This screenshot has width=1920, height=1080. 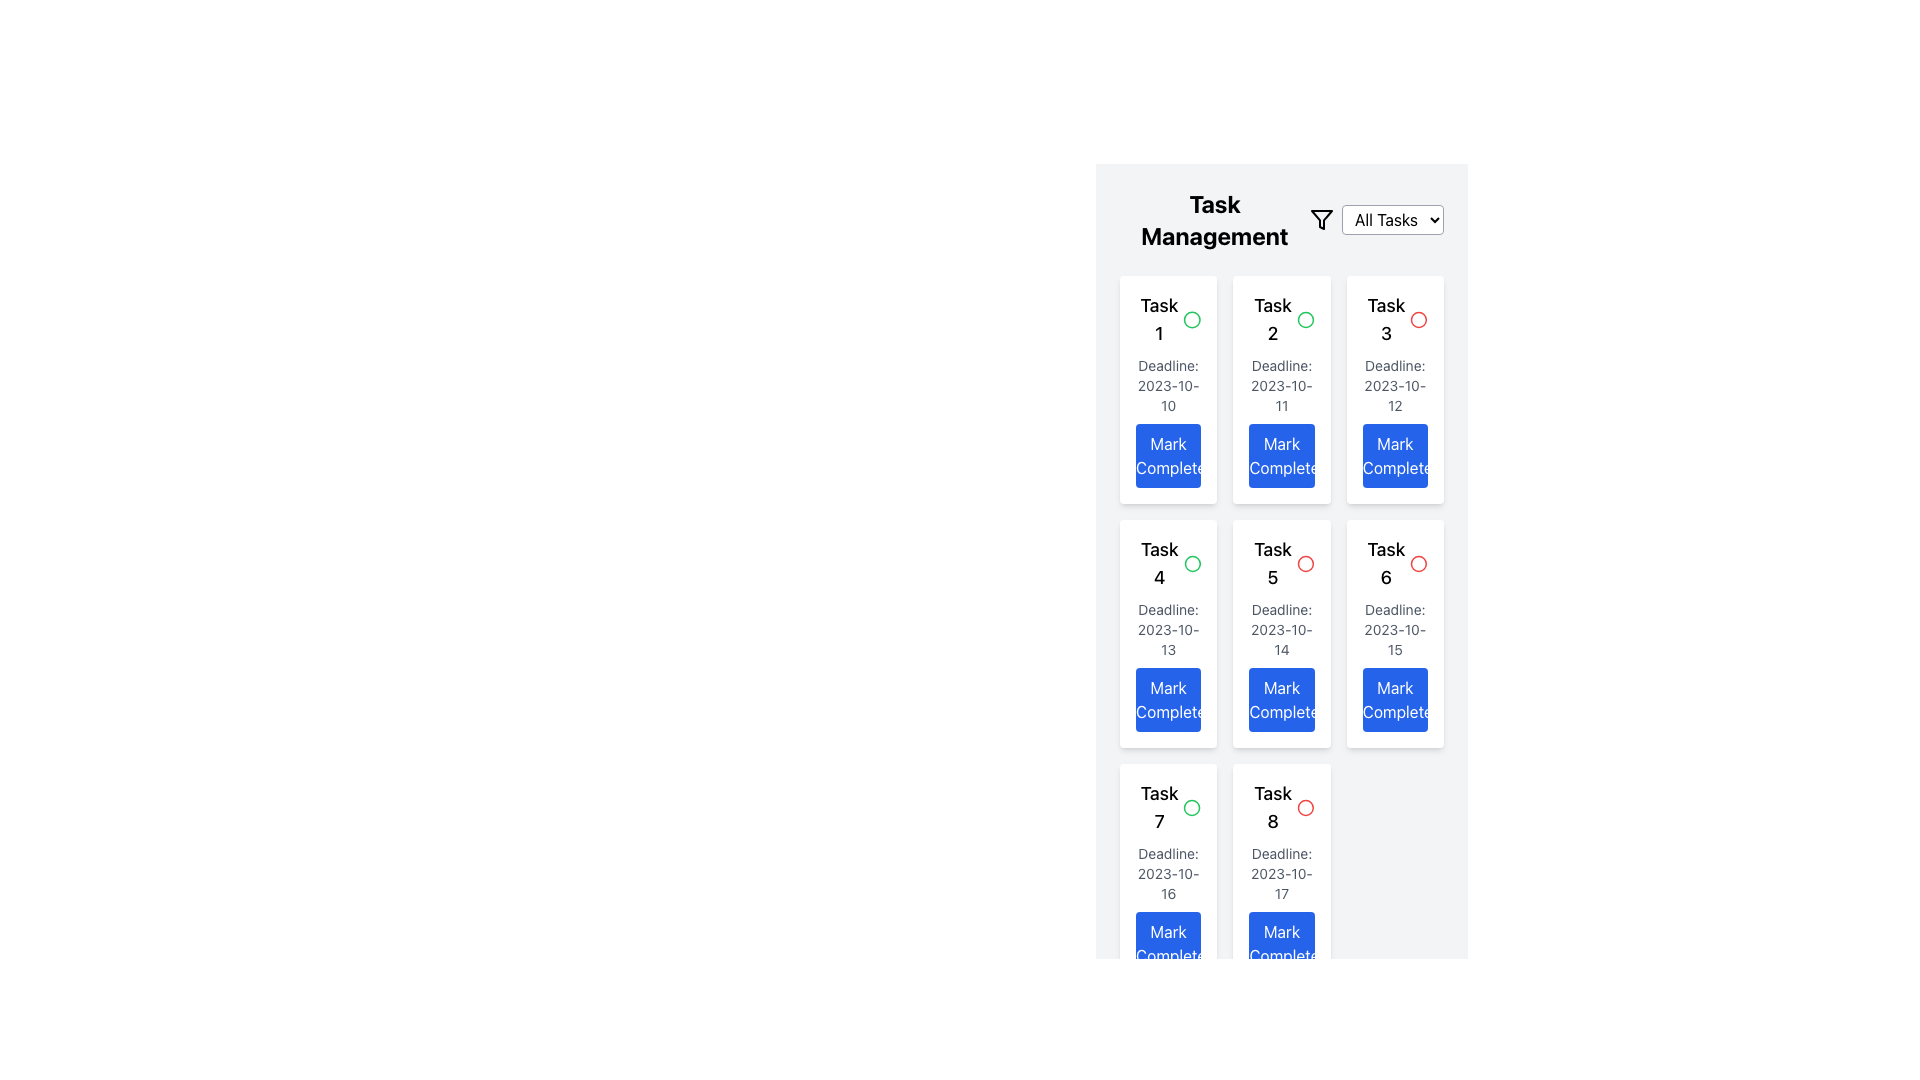 I want to click on the filter icon, which resembles an inverted triangle or funnel shape, located next to the text 'All Tasks' in the top-right corner of the interface, so click(x=1321, y=219).